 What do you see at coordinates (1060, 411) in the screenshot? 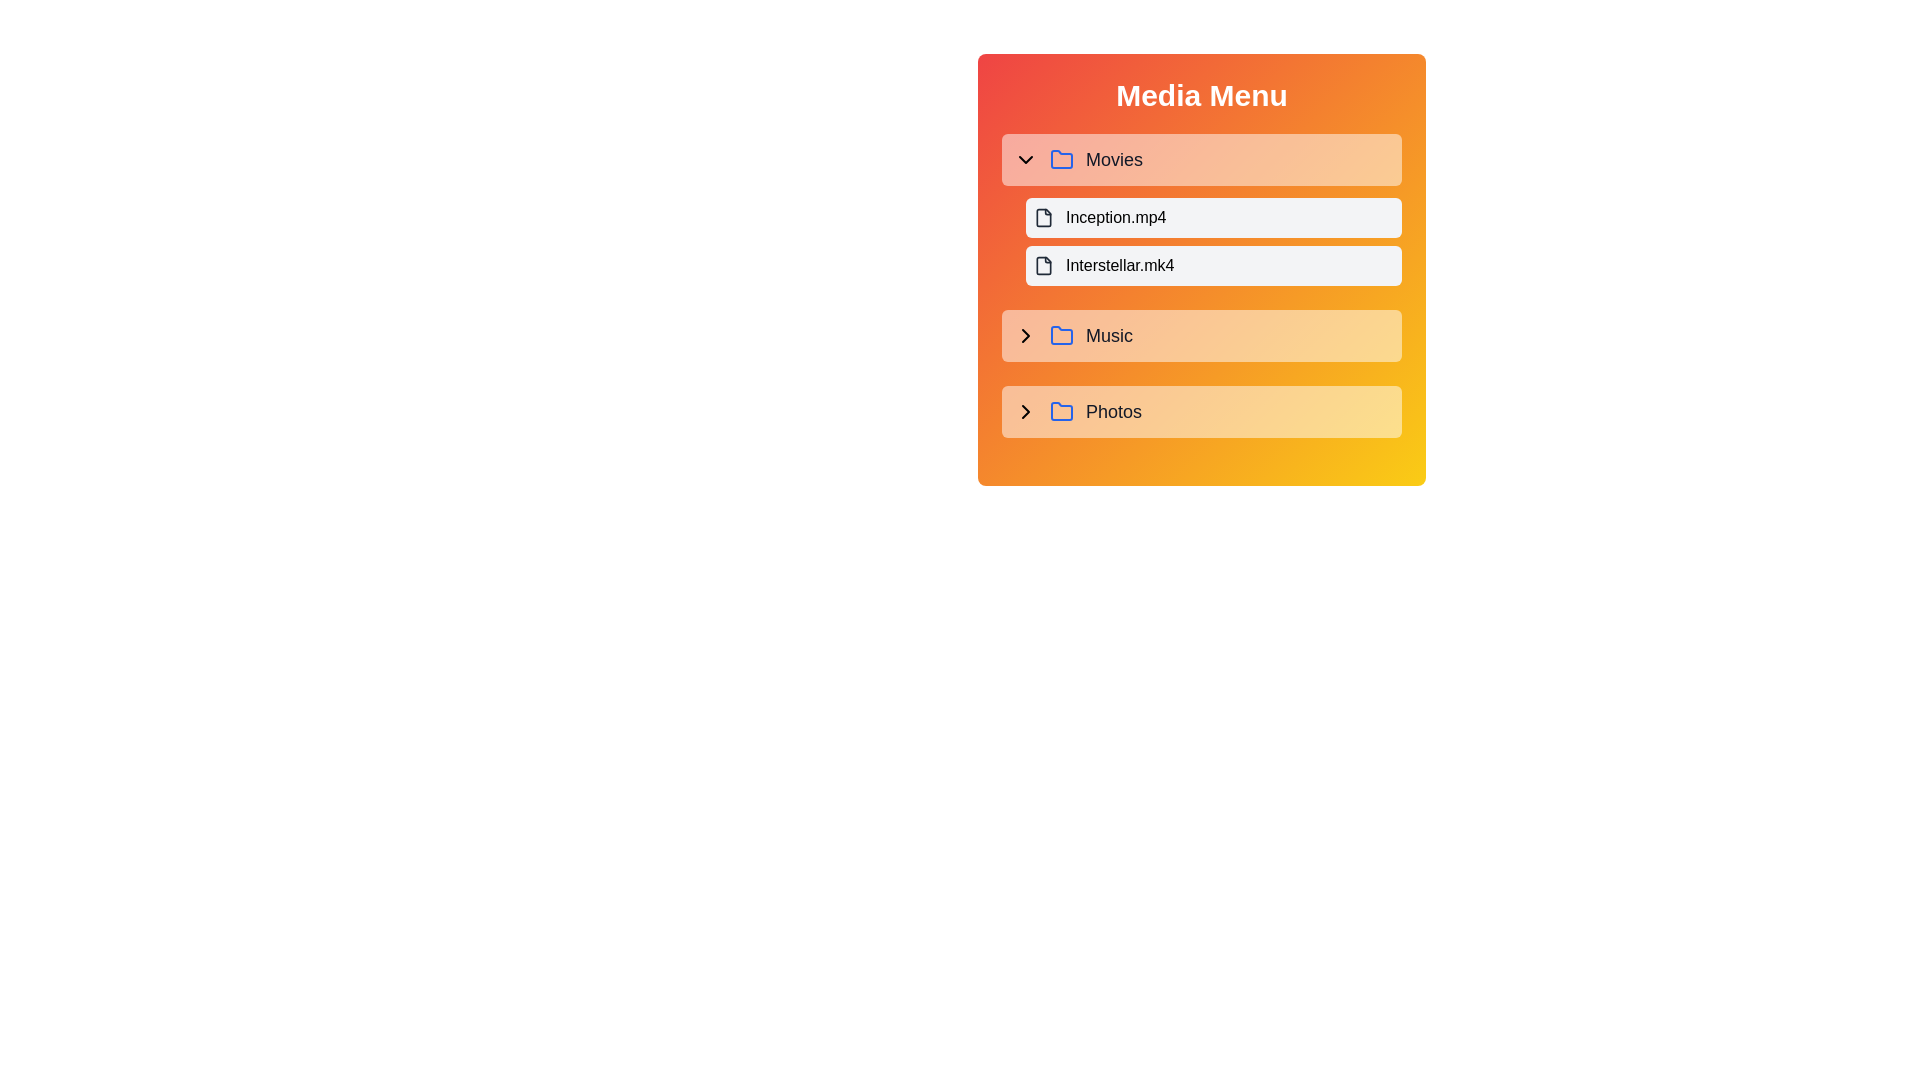
I see `the folder icon with a blue outline and rounded corners` at bounding box center [1060, 411].